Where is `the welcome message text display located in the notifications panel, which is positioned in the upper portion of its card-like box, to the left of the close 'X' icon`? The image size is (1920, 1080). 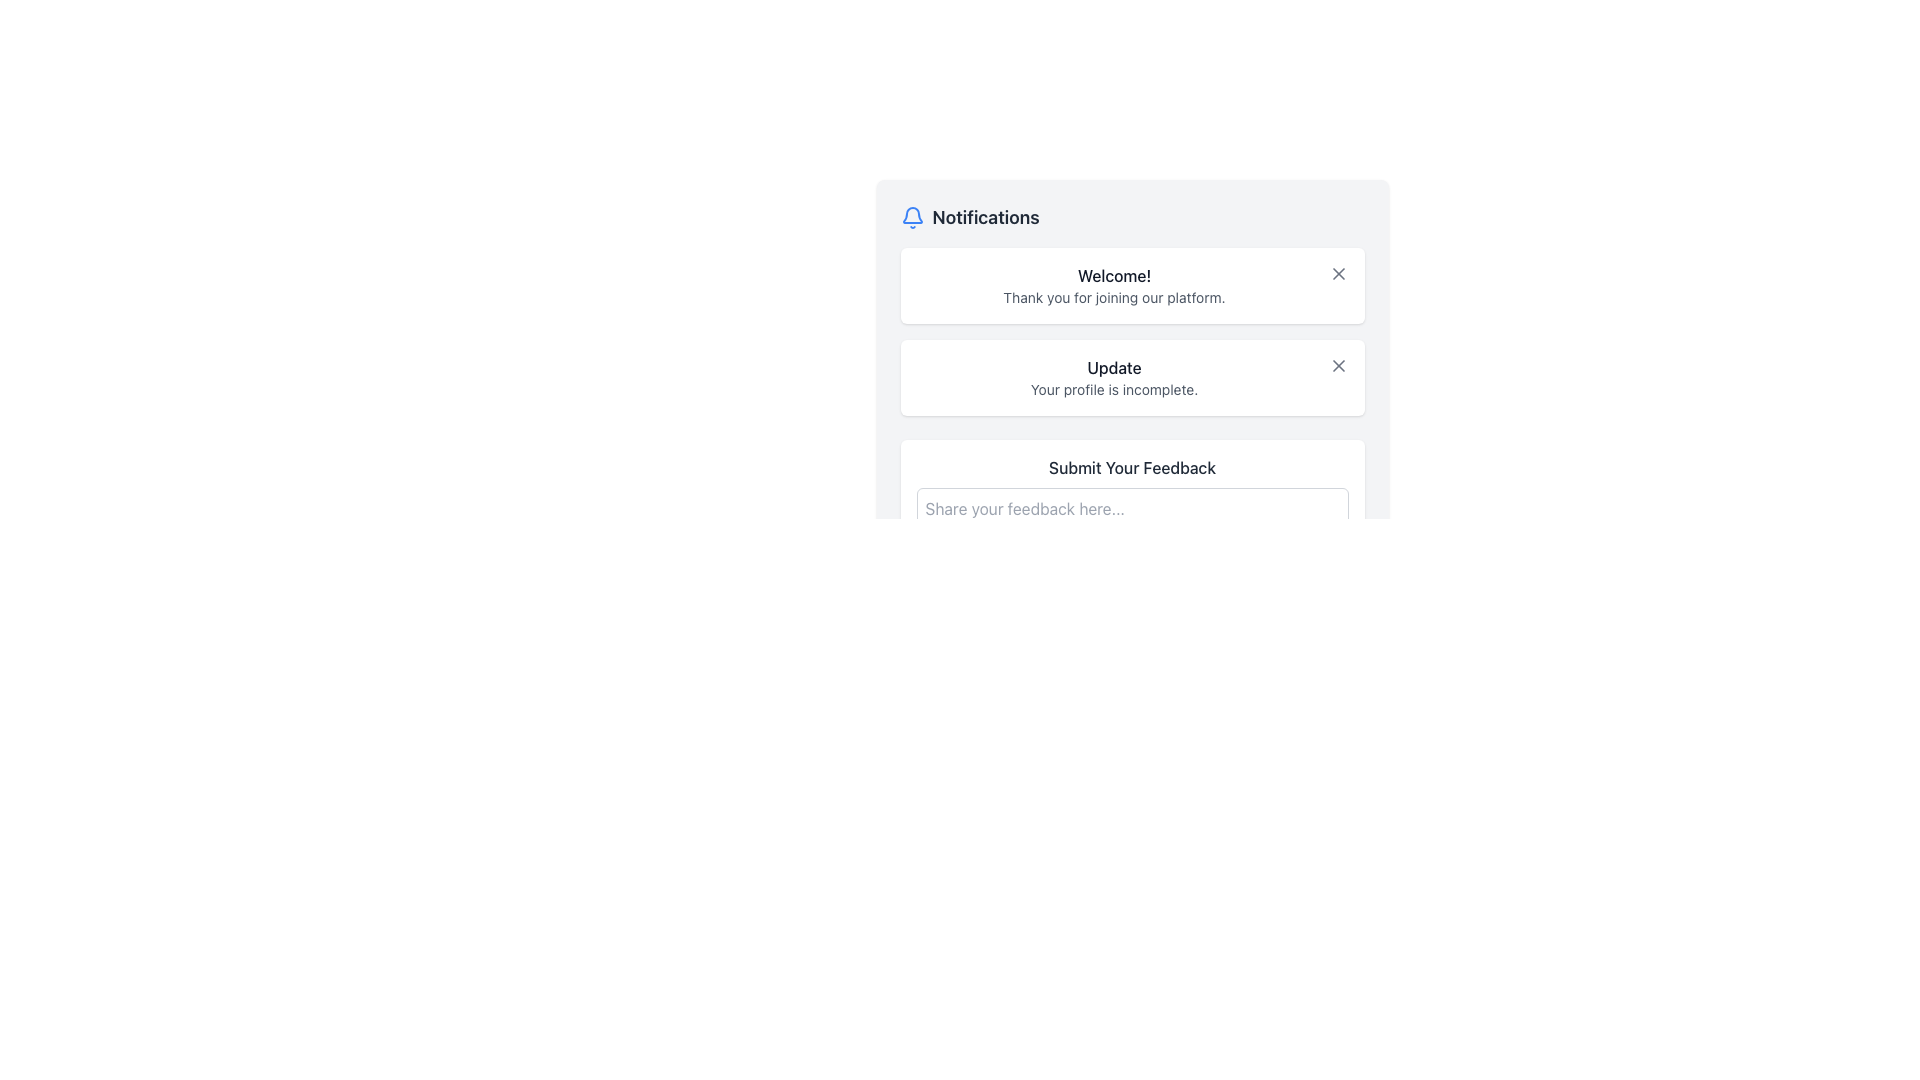
the welcome message text display located in the notifications panel, which is positioned in the upper portion of its card-like box, to the left of the close 'X' icon is located at coordinates (1113, 285).